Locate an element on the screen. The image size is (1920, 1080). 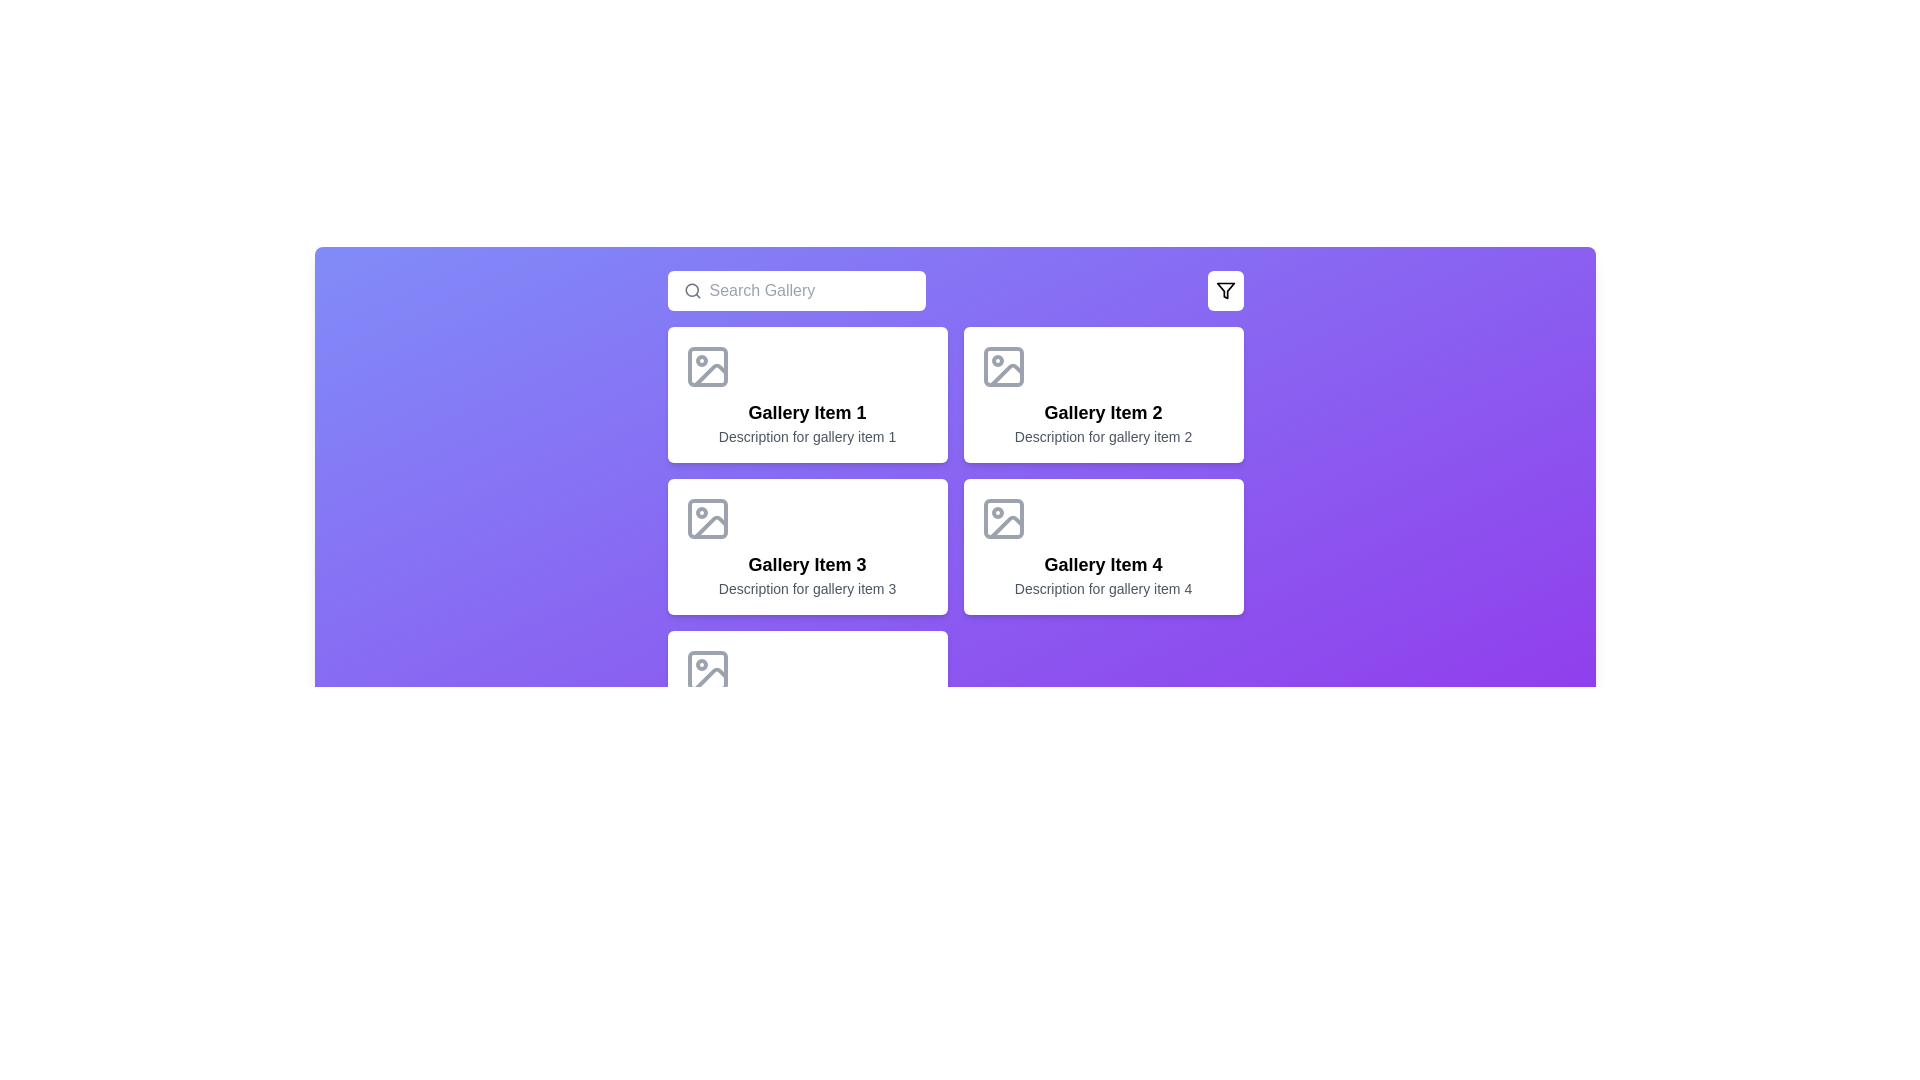
the card titled 'Gallery Item 2' to visually highlight it, which is styled with a white background and rounded corners, located at the top-right of the grid layout is located at coordinates (1102, 394).